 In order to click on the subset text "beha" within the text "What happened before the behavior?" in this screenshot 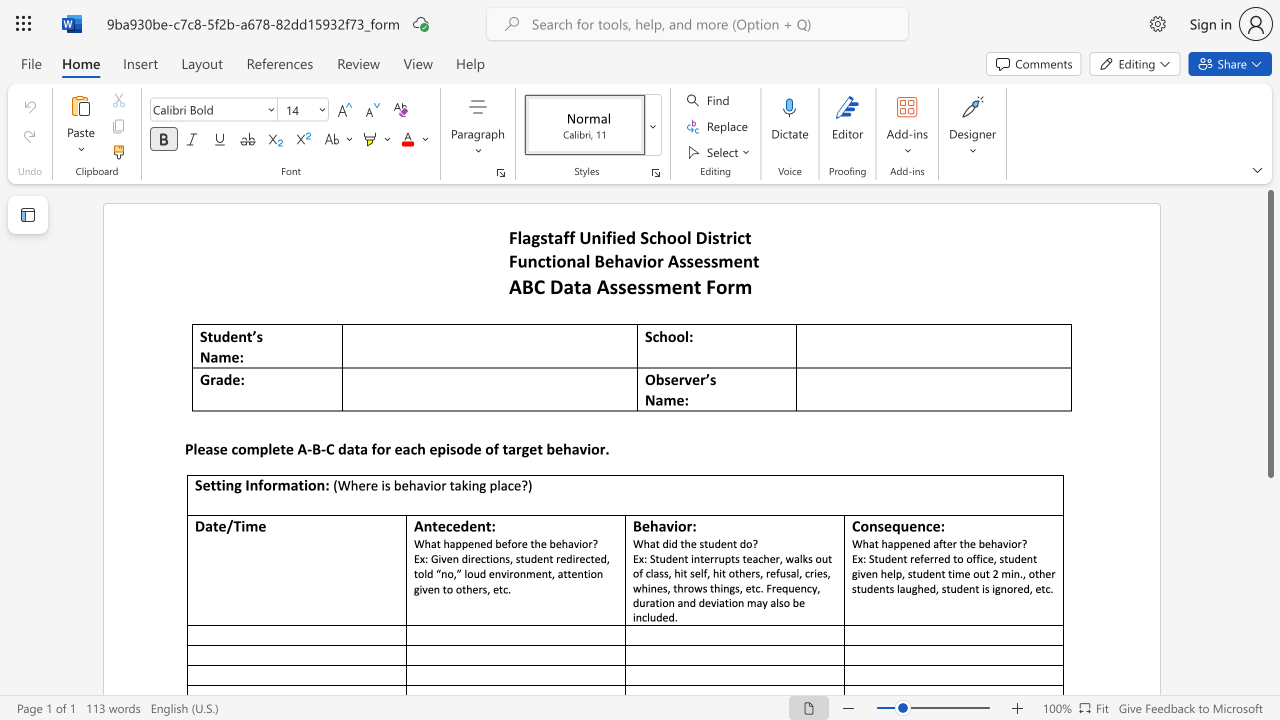, I will do `click(549, 543)`.